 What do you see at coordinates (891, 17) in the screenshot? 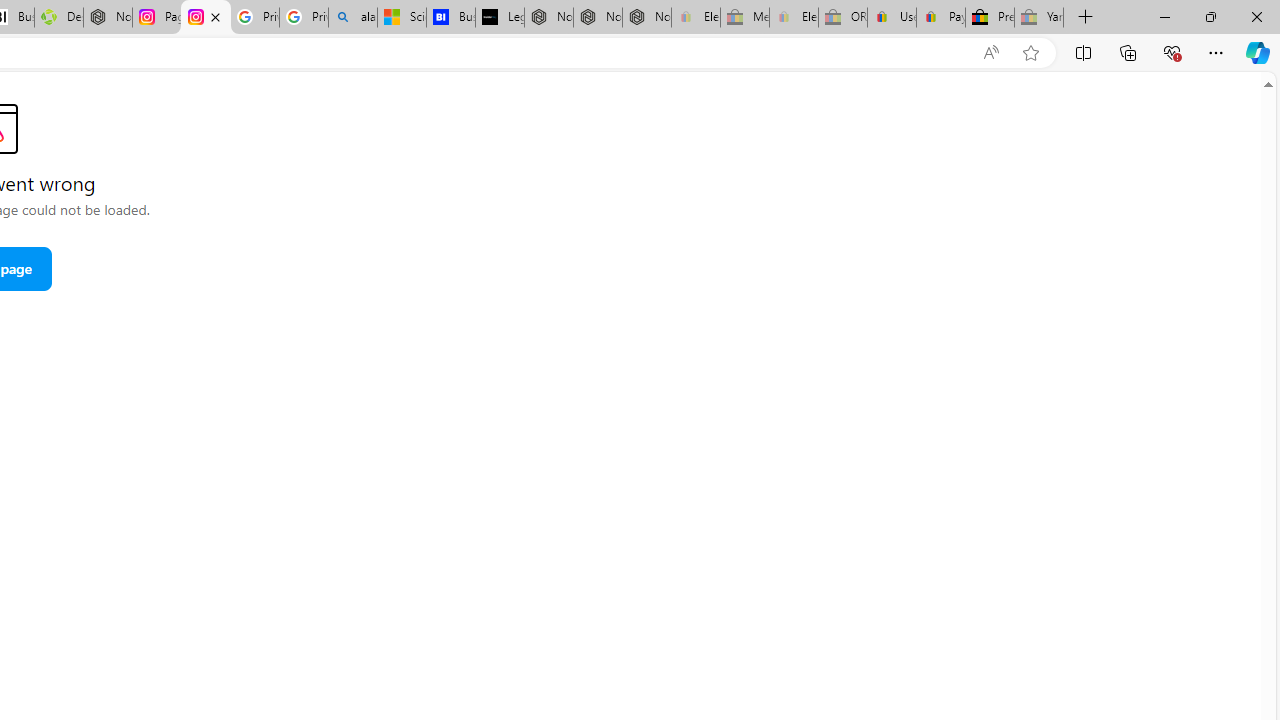
I see `'User Privacy Notice | eBay'` at bounding box center [891, 17].